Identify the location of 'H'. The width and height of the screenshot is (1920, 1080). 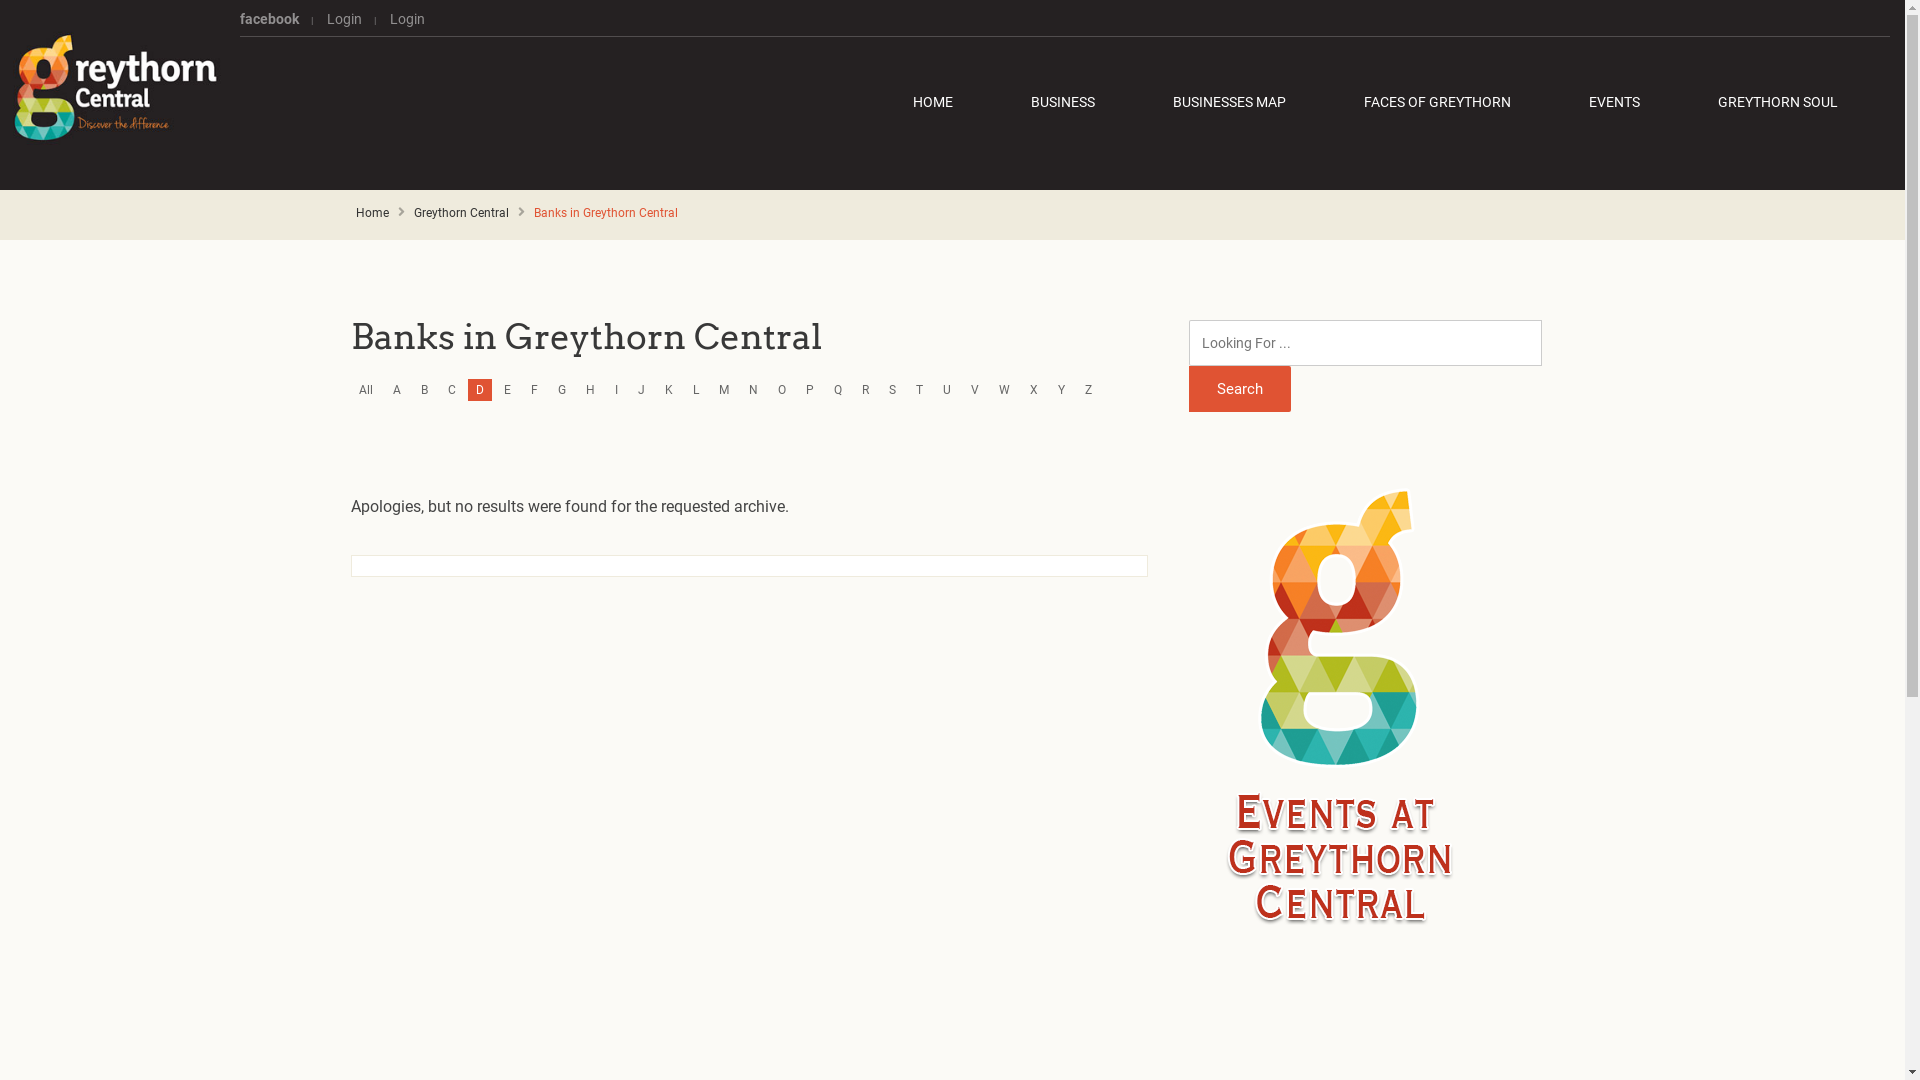
(576, 389).